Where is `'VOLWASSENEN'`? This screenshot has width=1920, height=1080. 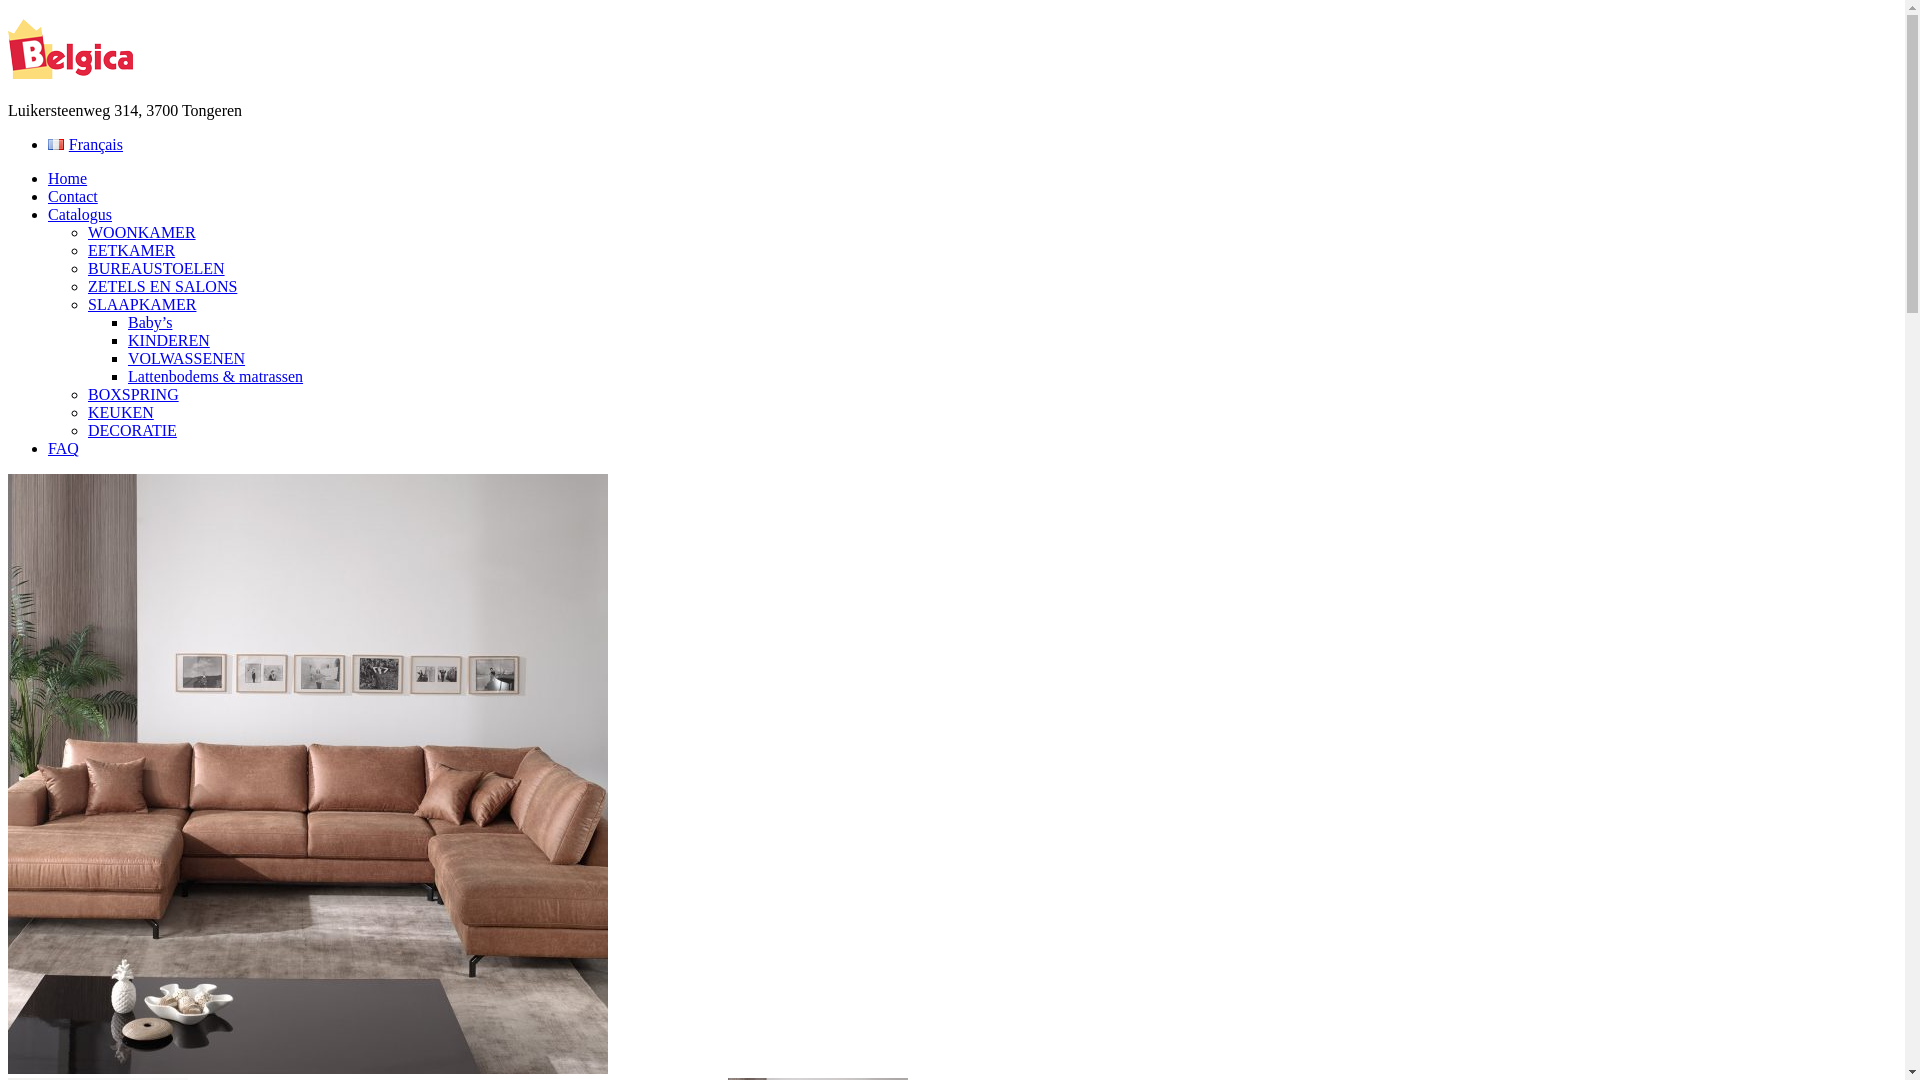 'VOLWASSENEN' is located at coordinates (186, 357).